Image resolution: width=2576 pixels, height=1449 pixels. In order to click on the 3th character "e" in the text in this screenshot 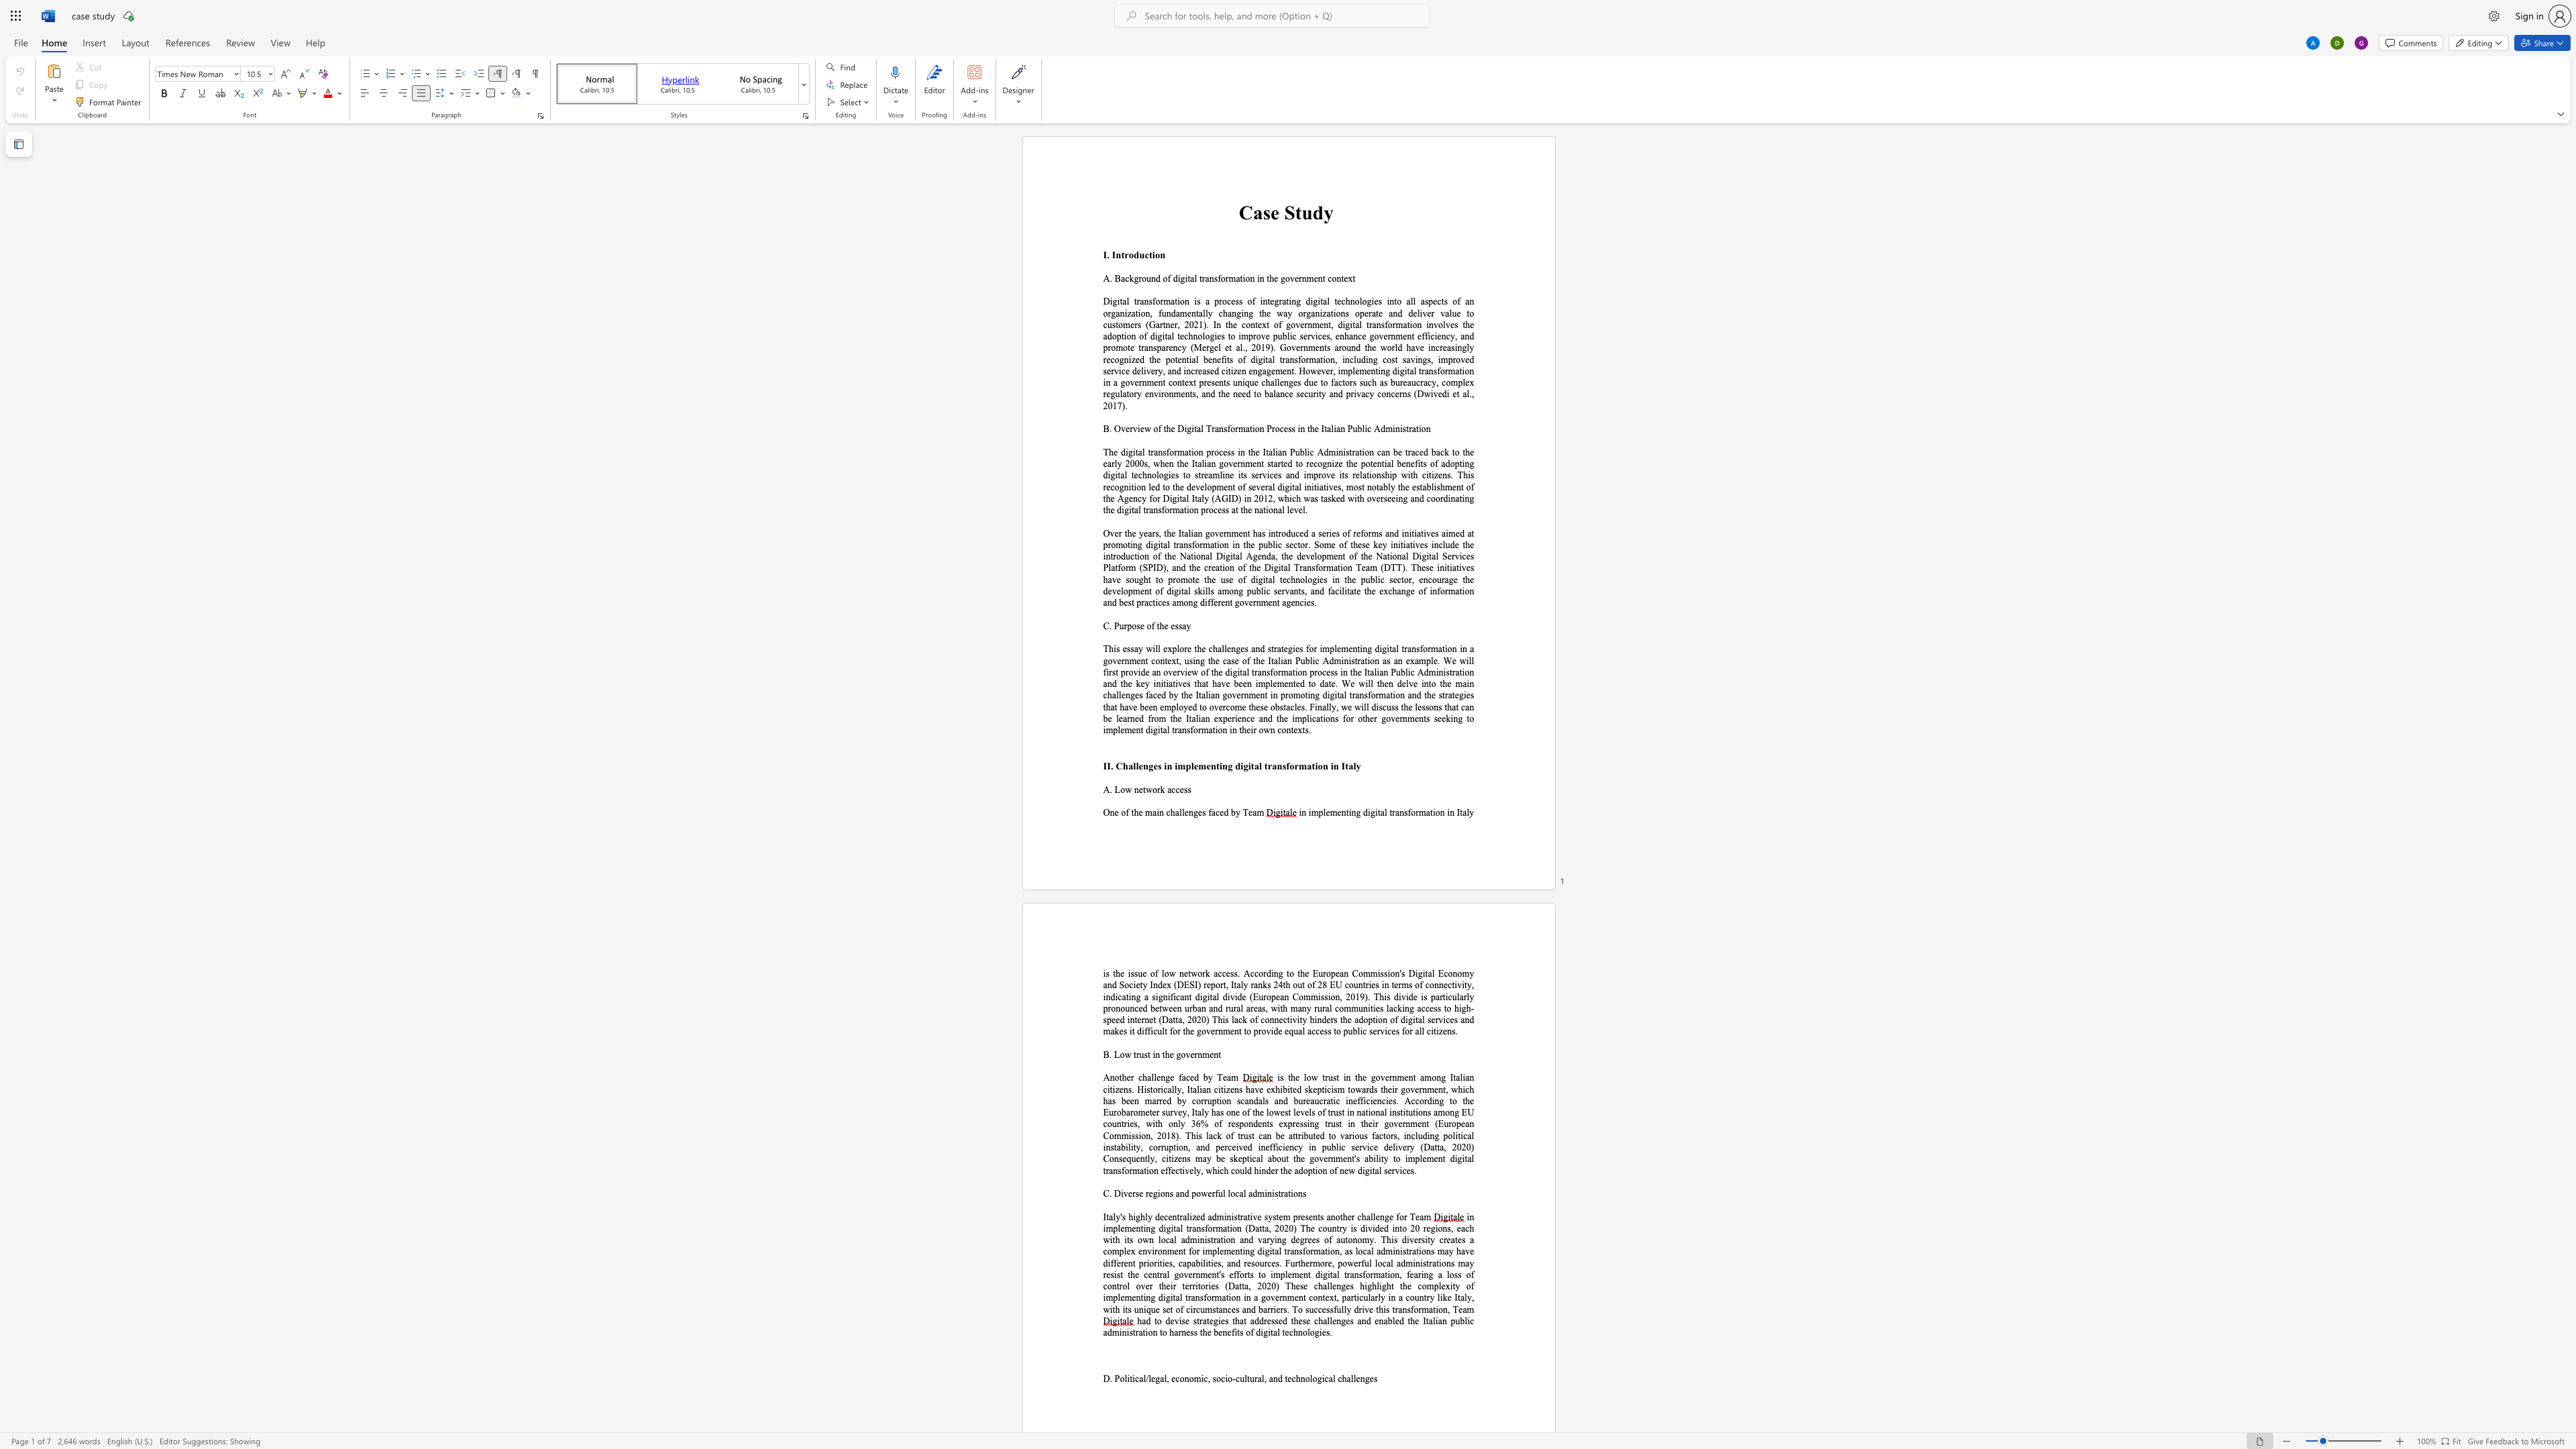, I will do `click(1211, 1054)`.